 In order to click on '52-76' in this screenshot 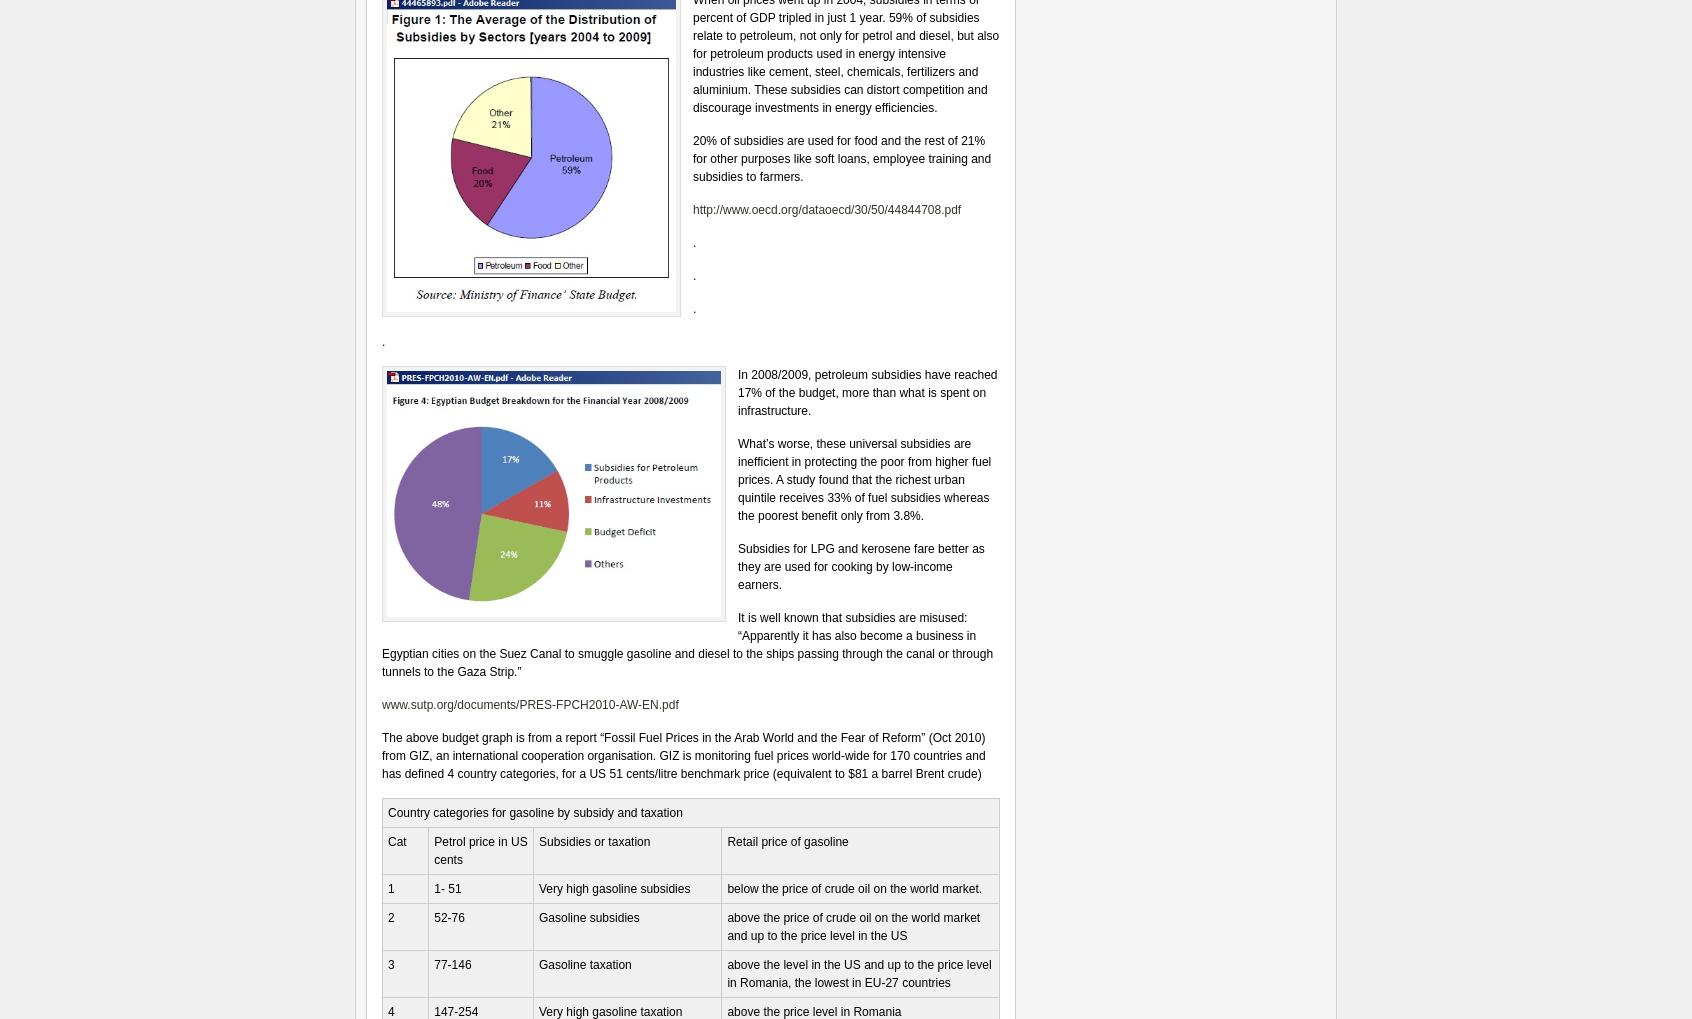, I will do `click(448, 918)`.